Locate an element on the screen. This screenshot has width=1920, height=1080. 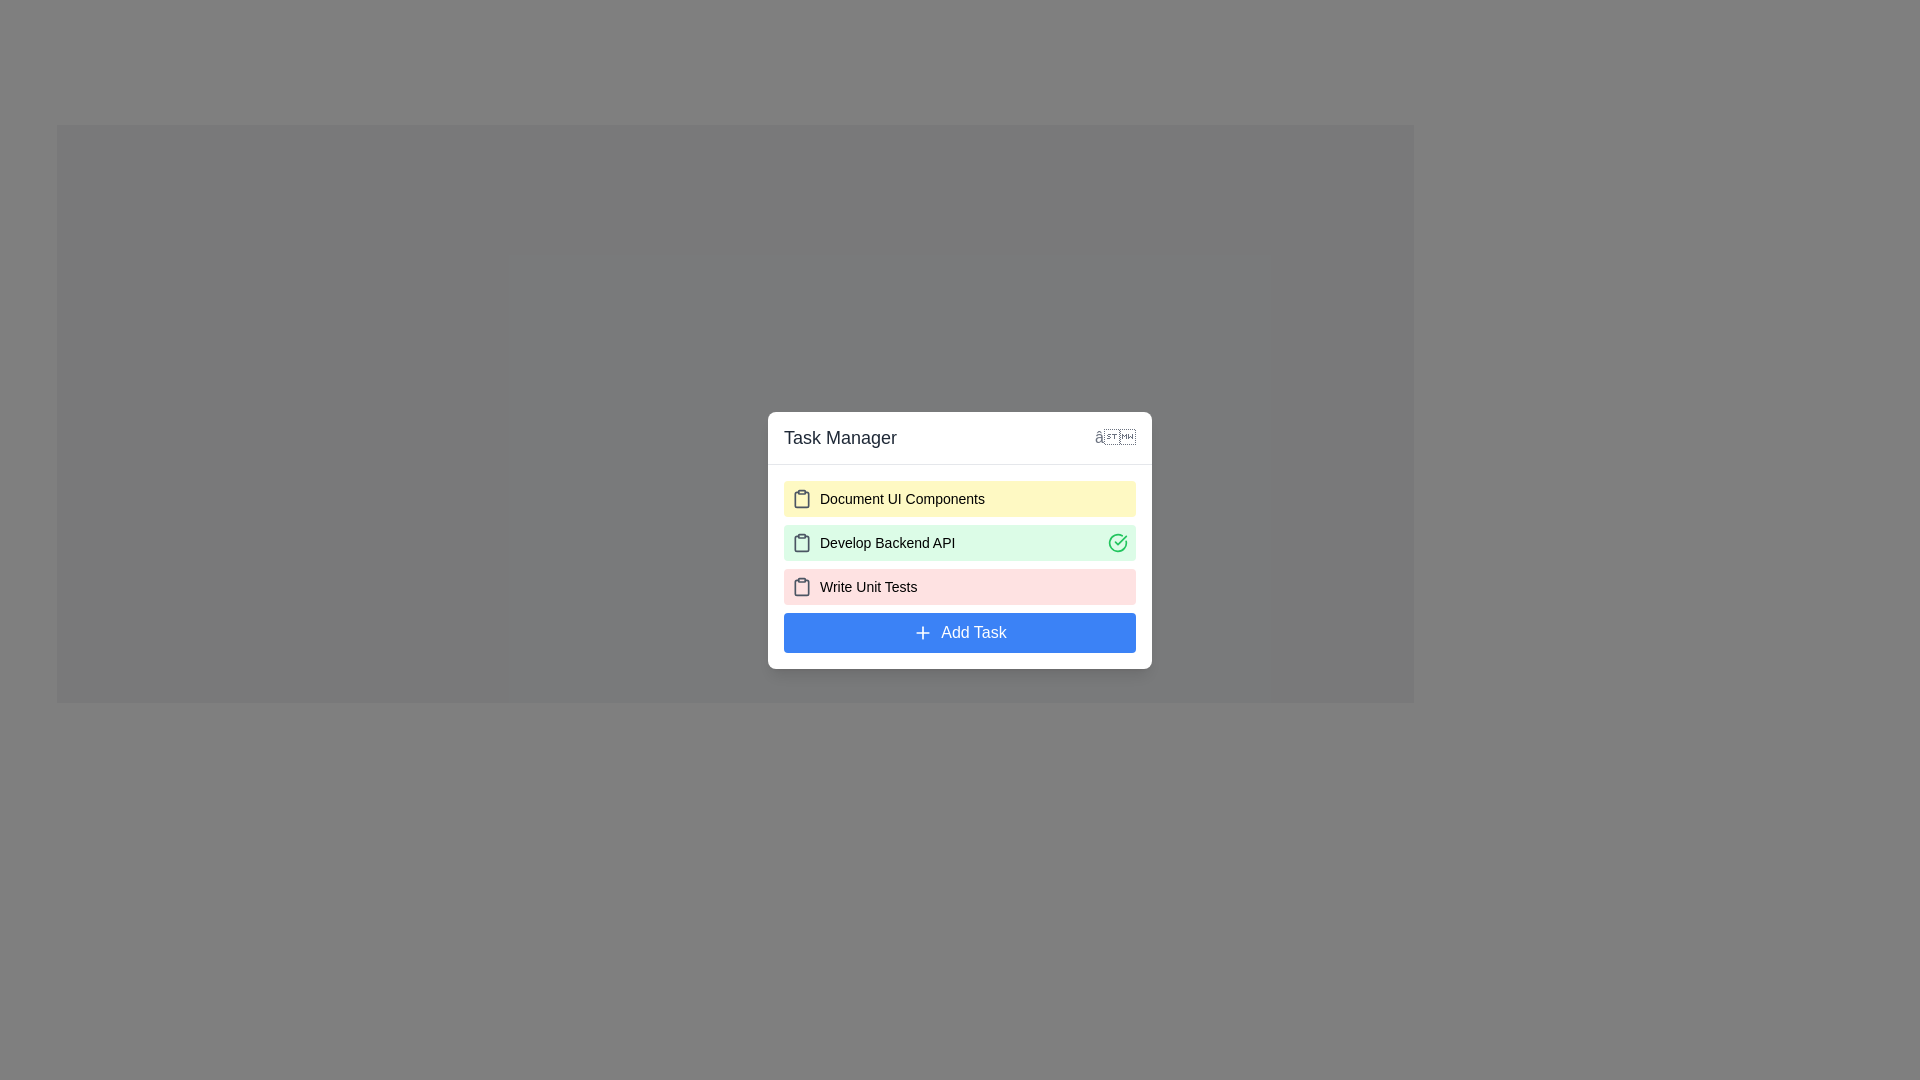
the text label element that displays 'Develop Backend API', which is styled as part of a list item in the 'Task Manager' component, positioned between 'Document UI Components' and 'Write Unit Tests' is located at coordinates (873, 542).